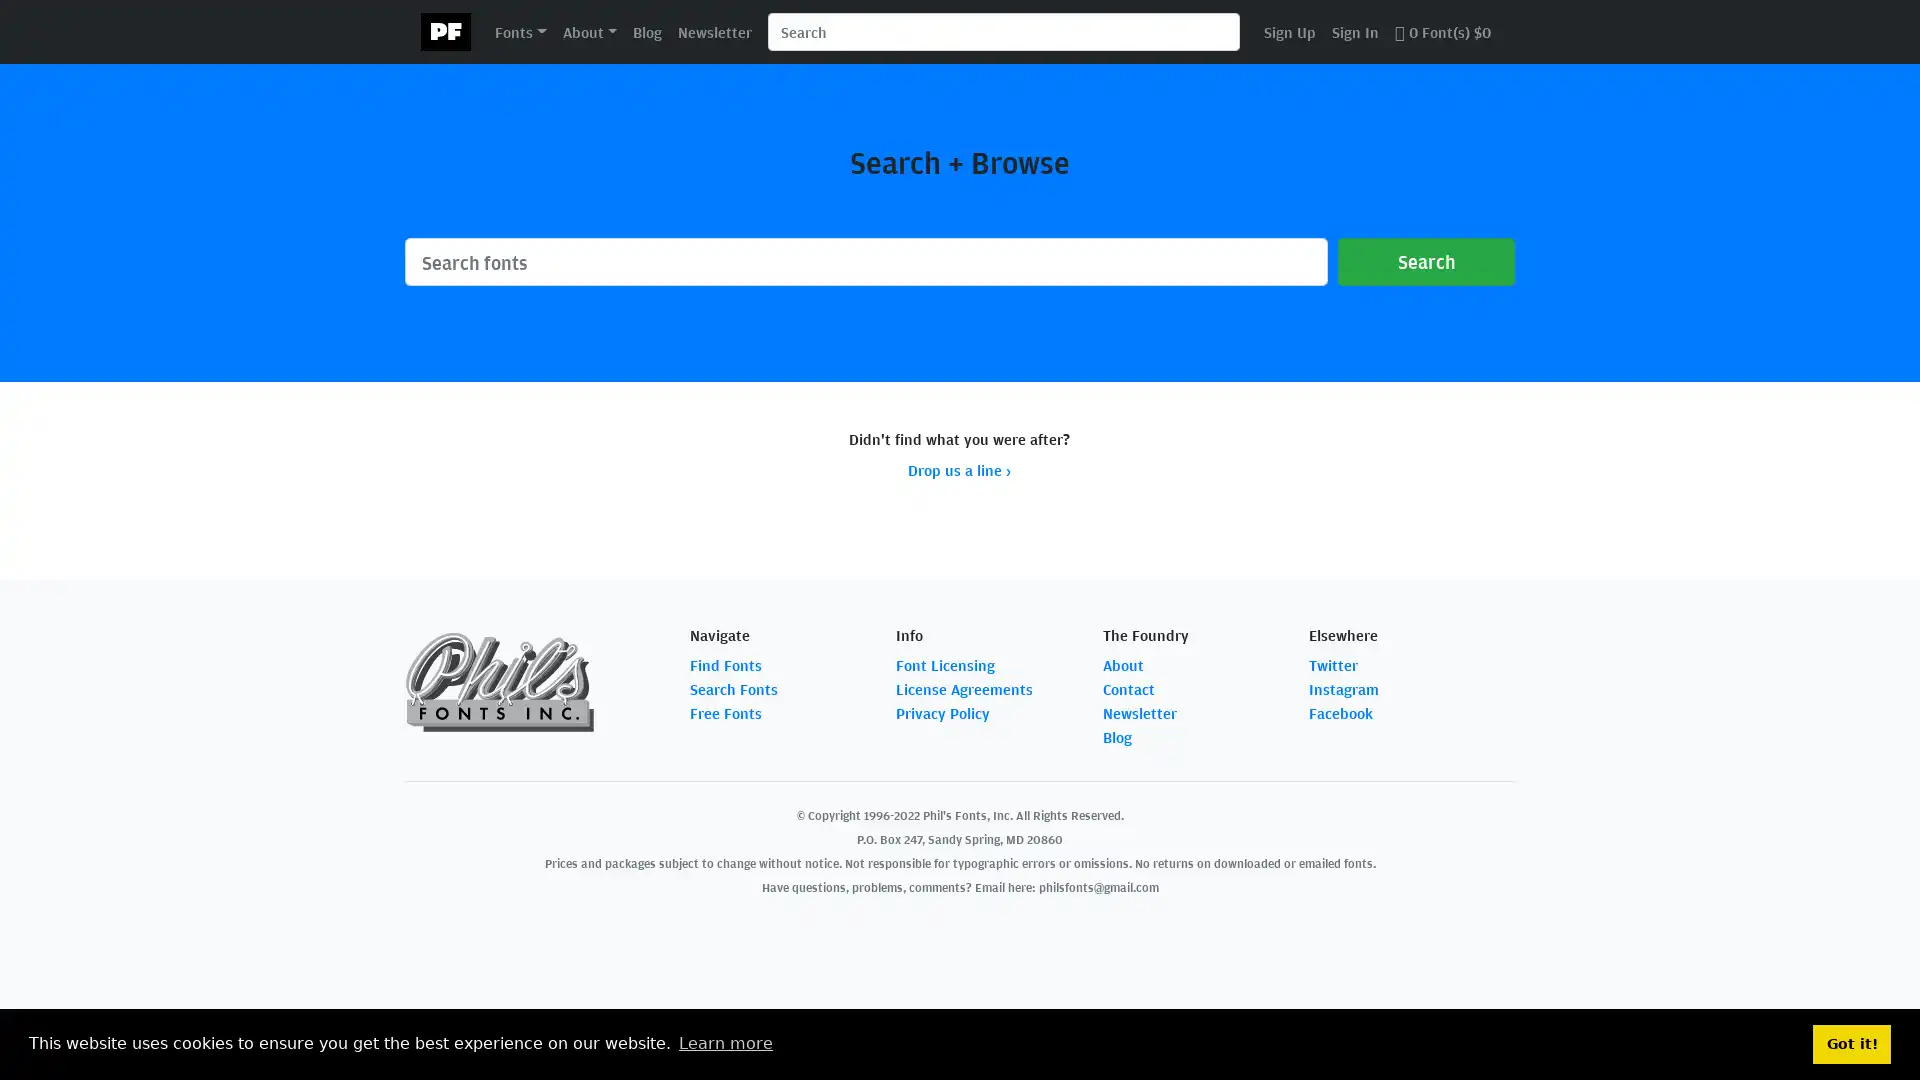 Image resolution: width=1920 pixels, height=1080 pixels. I want to click on Search, so click(1424, 261).